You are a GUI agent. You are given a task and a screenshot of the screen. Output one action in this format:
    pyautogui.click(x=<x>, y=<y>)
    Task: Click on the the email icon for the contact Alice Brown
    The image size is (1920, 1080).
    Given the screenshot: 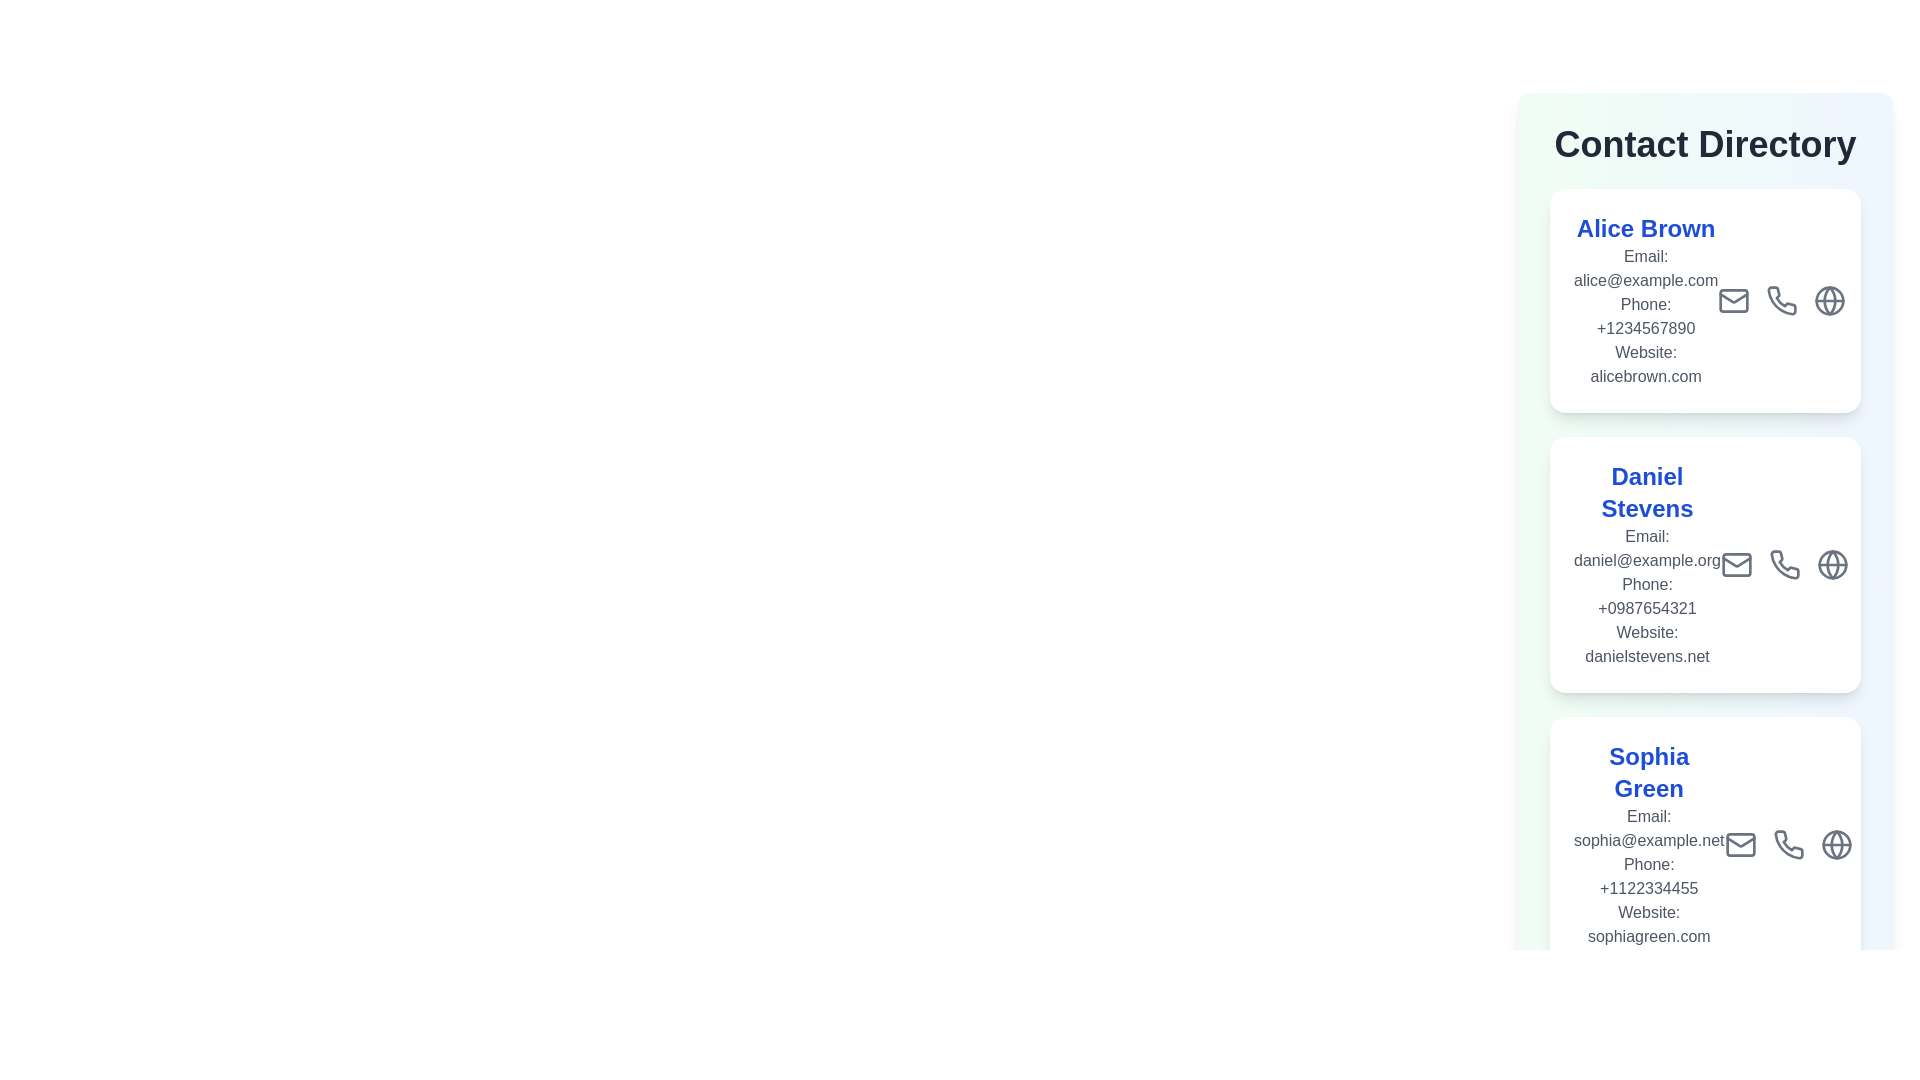 What is the action you would take?
    pyautogui.click(x=1733, y=300)
    